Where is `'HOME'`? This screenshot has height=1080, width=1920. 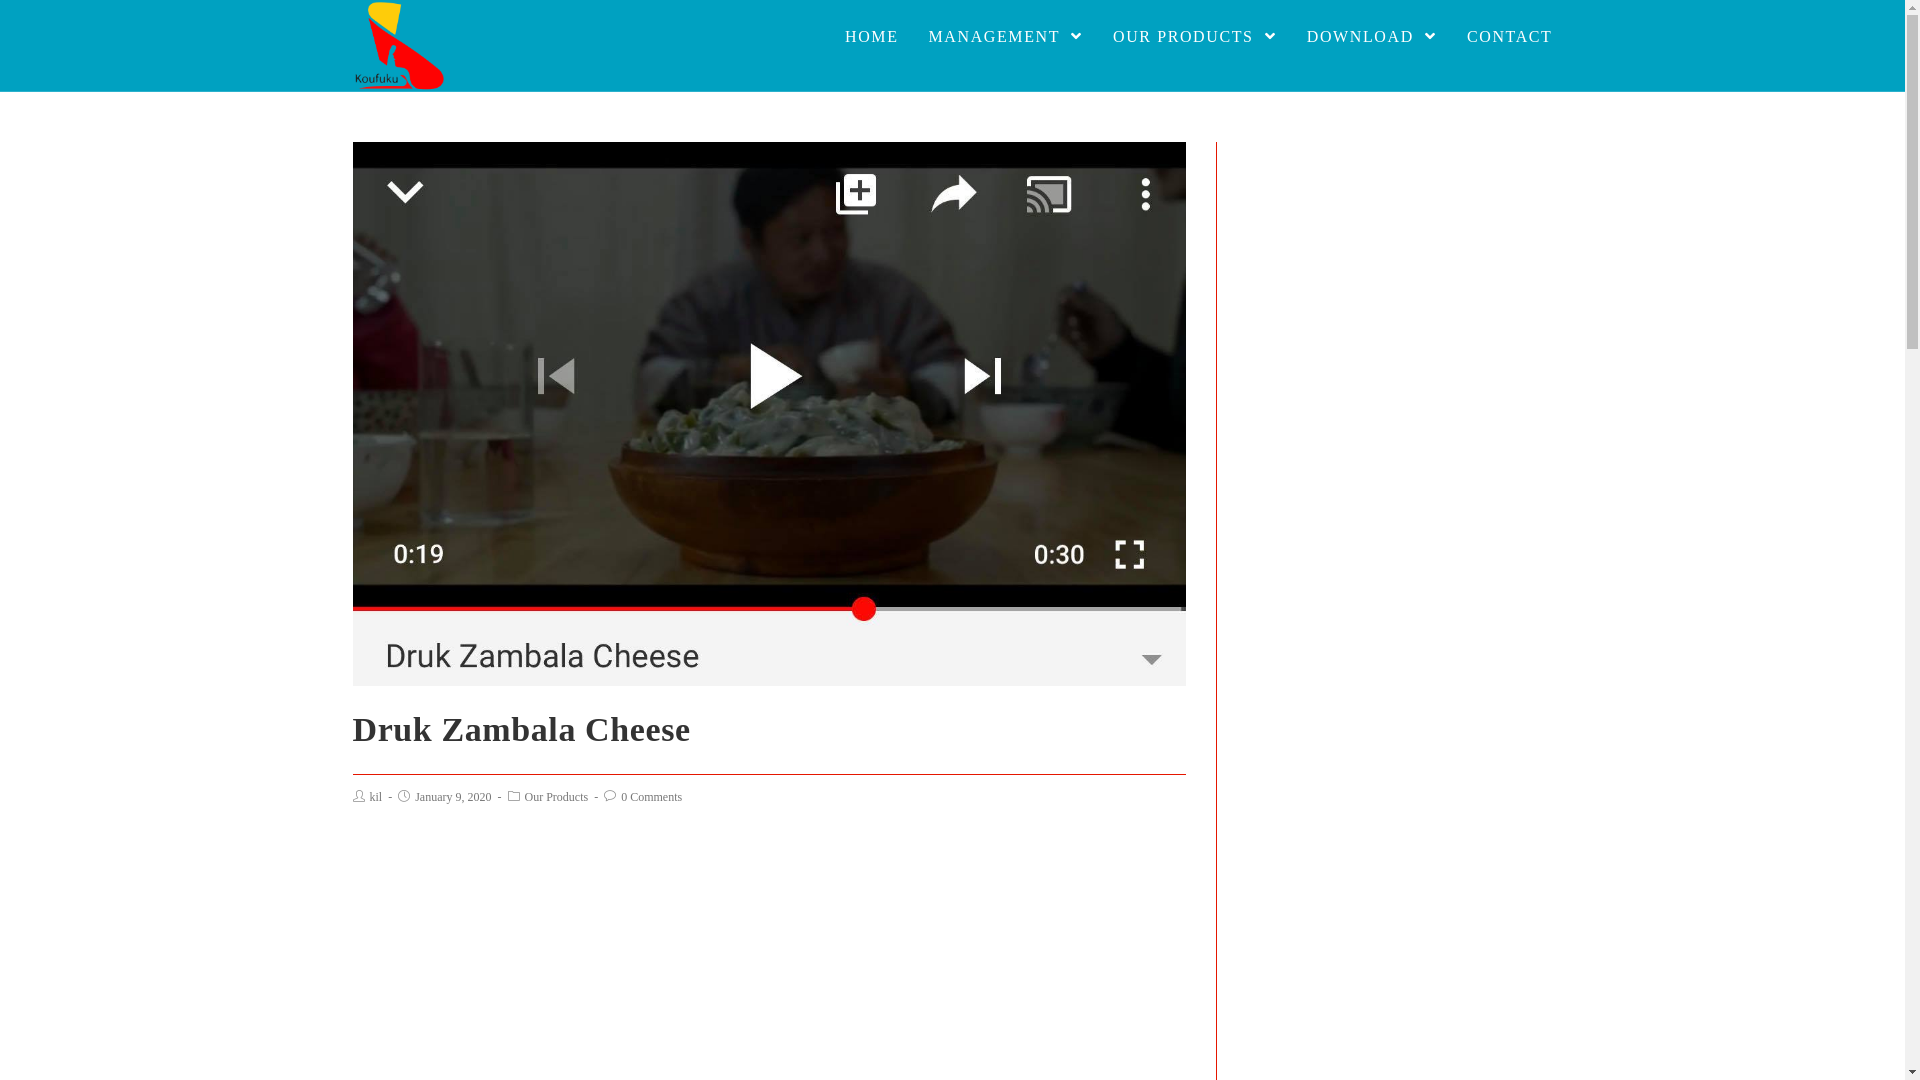 'HOME' is located at coordinates (830, 37).